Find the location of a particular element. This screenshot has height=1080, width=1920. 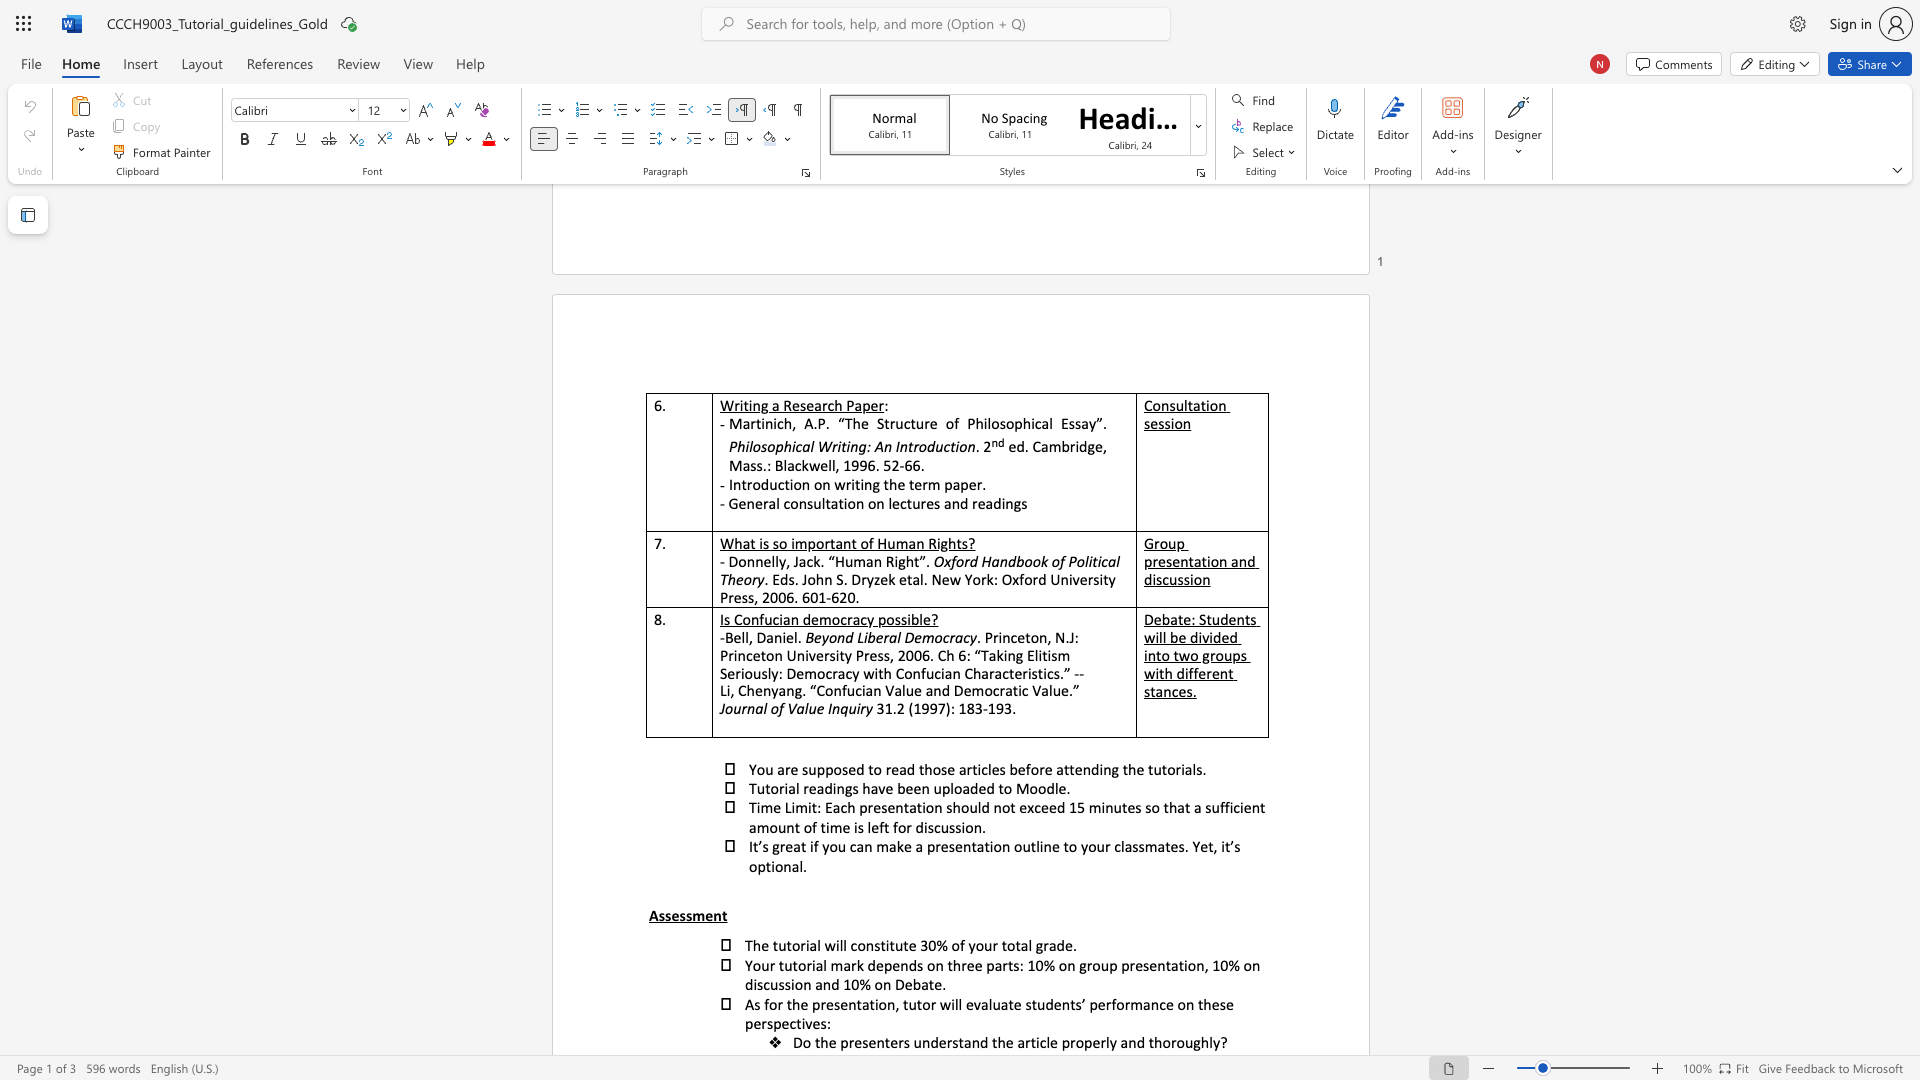

the subset text "al wil" within the text "The tutorial will constitute 30% of your total grade." is located at coordinates (809, 945).